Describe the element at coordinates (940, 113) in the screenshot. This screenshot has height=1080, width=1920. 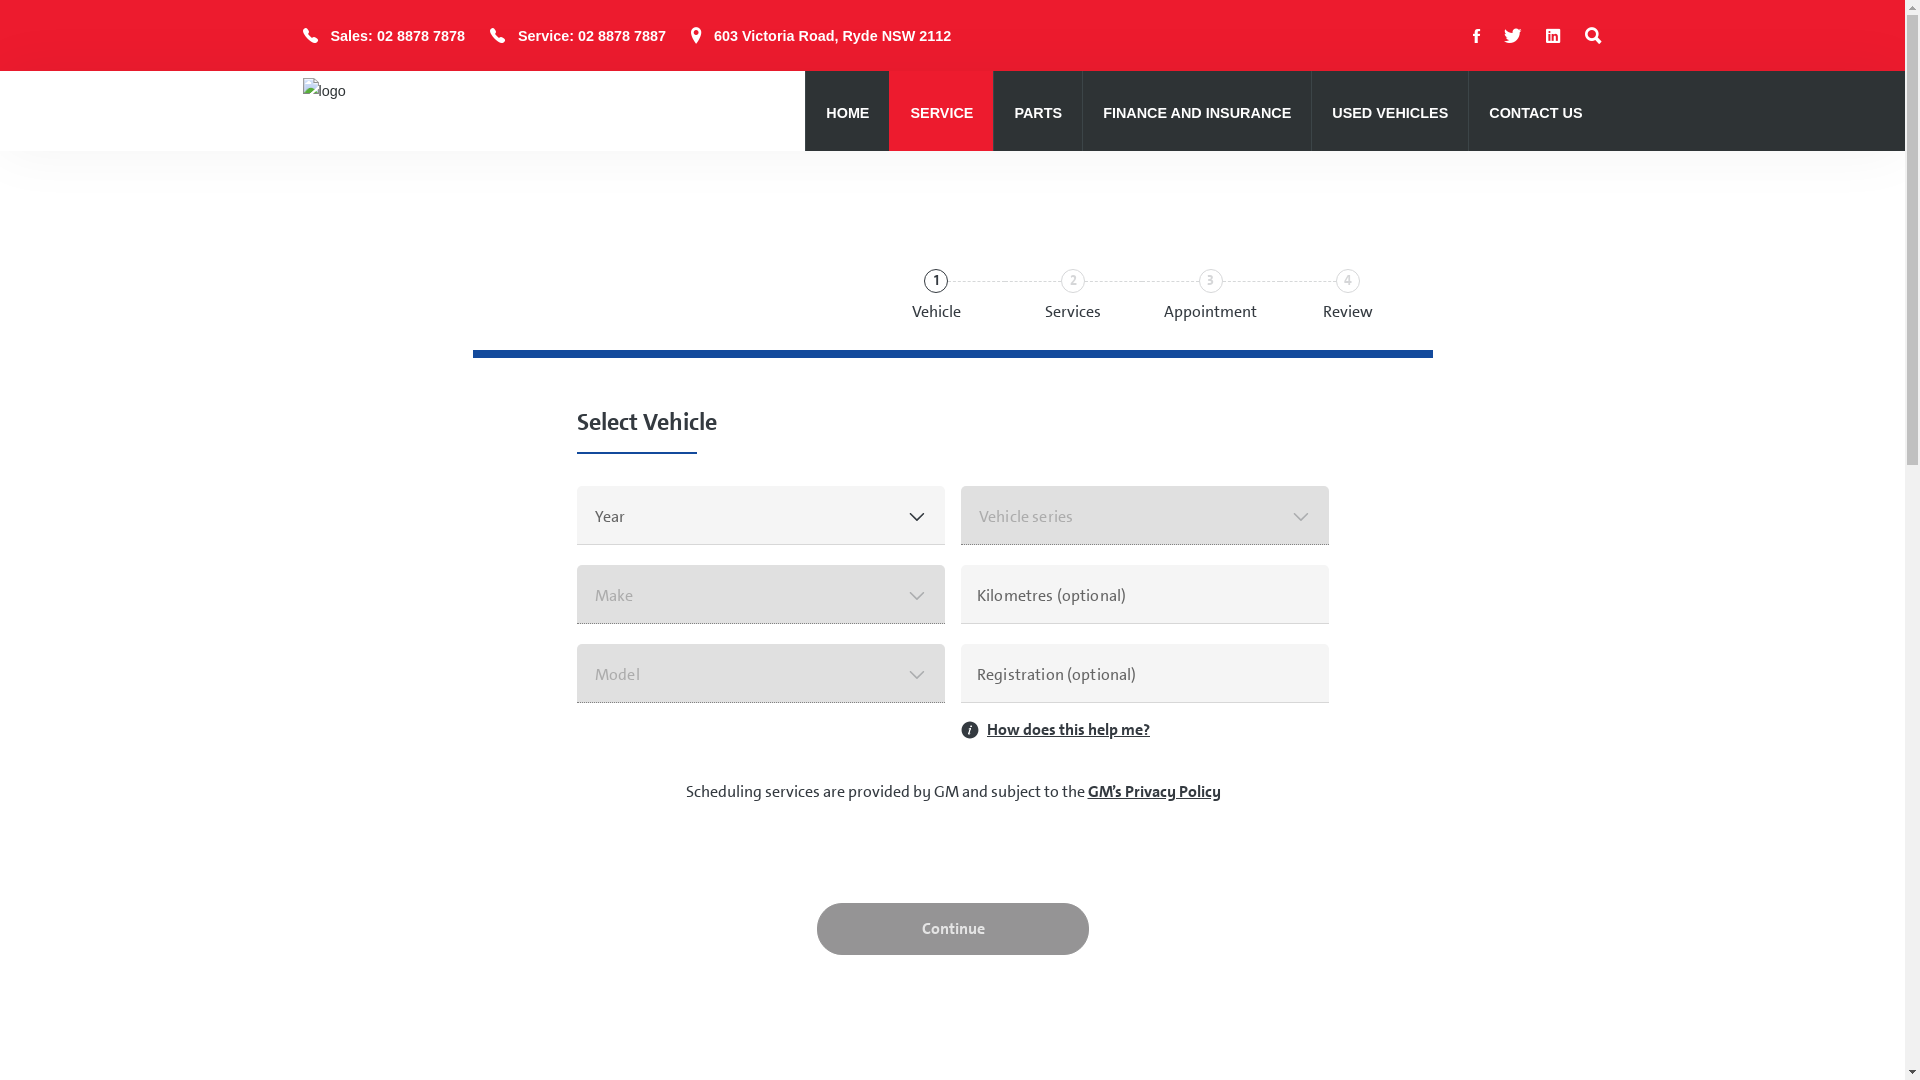
I see `'SERVICE'` at that location.